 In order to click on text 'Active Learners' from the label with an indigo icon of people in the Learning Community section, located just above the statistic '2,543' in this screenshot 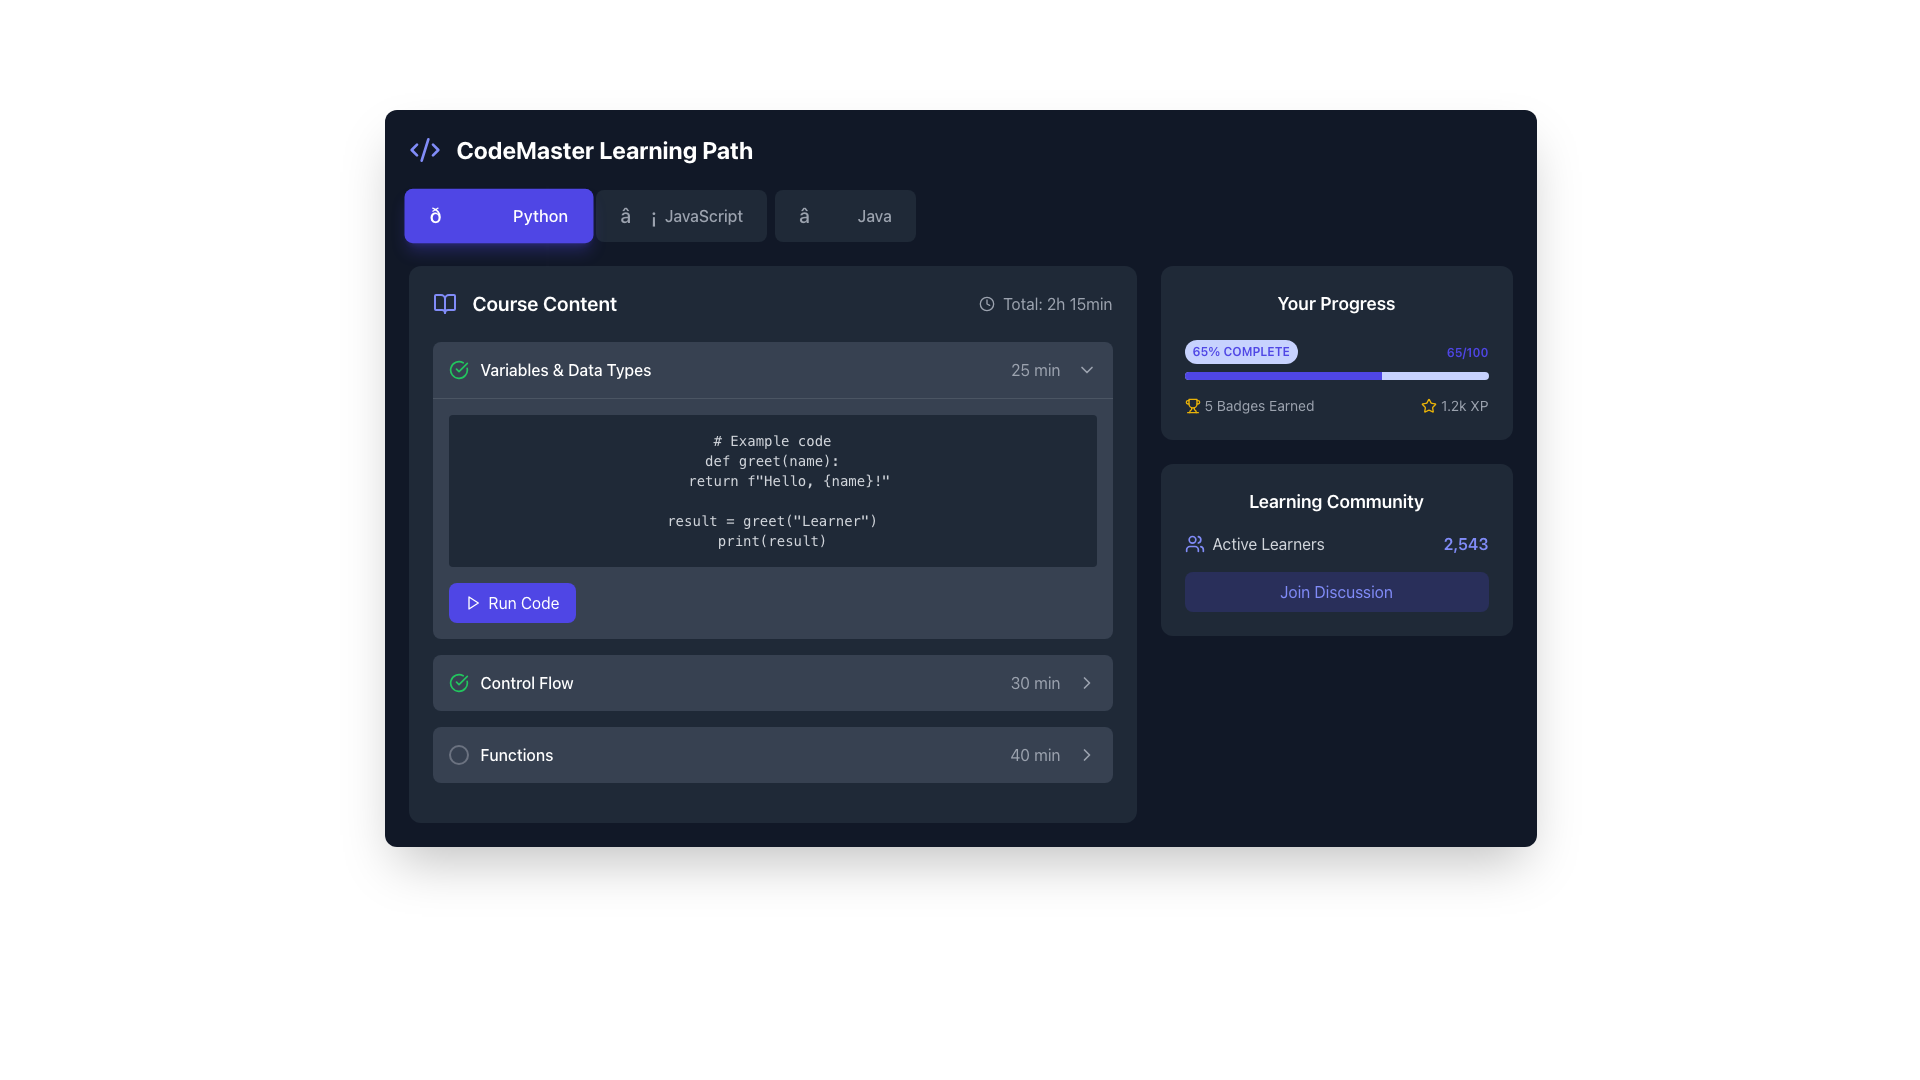, I will do `click(1253, 543)`.